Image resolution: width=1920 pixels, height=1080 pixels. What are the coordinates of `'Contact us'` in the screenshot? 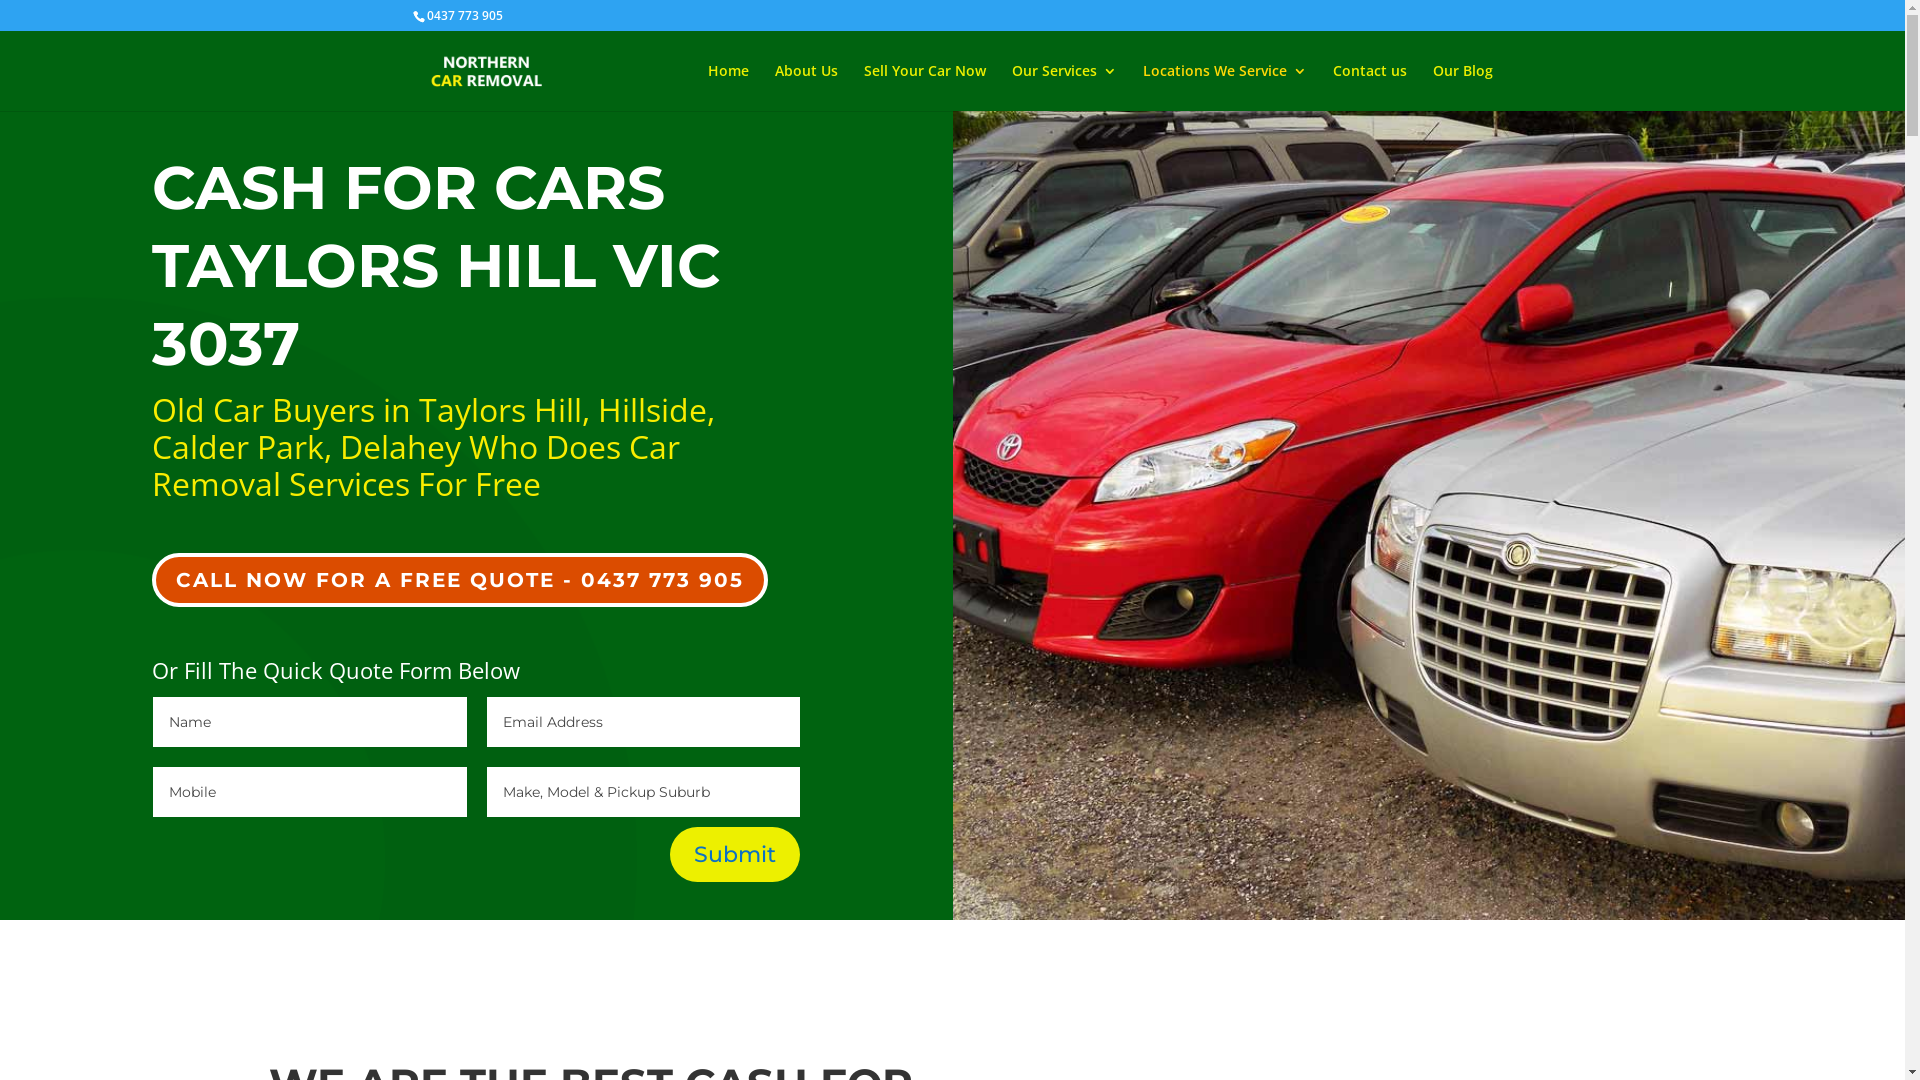 It's located at (1367, 86).